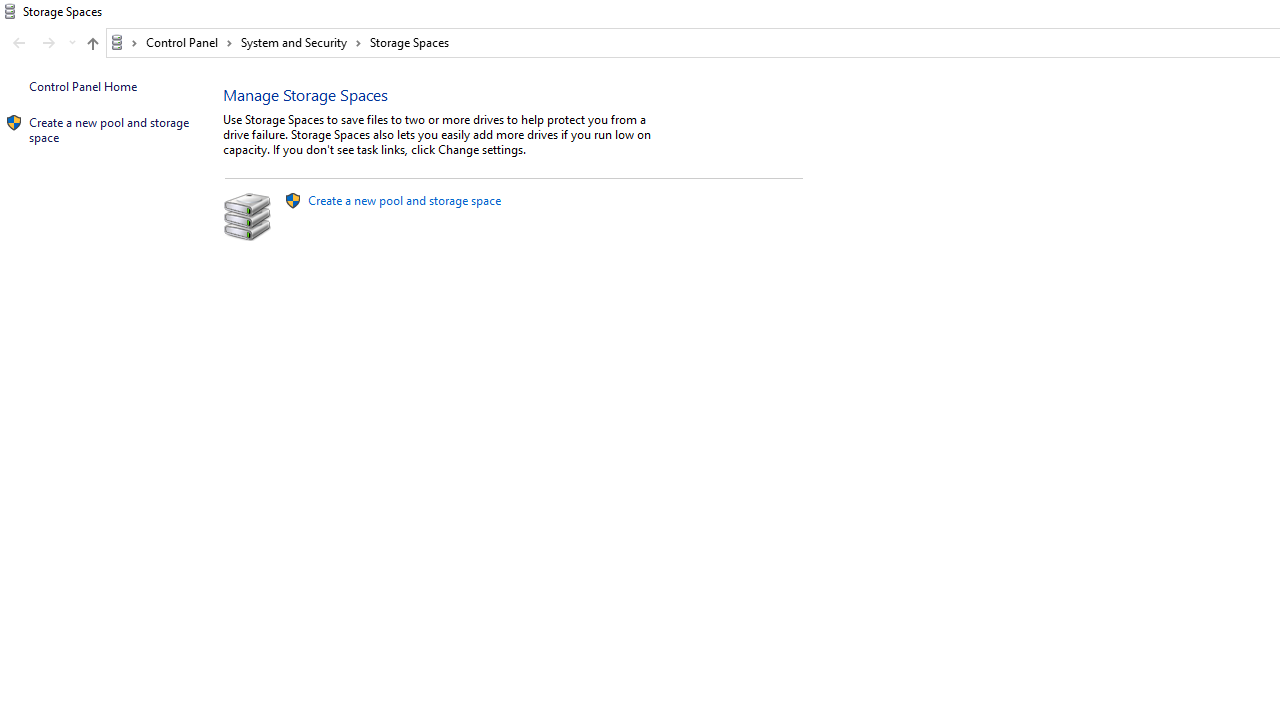 This screenshot has height=720, width=1280. What do you see at coordinates (71, 43) in the screenshot?
I see `'Recent locations'` at bounding box center [71, 43].